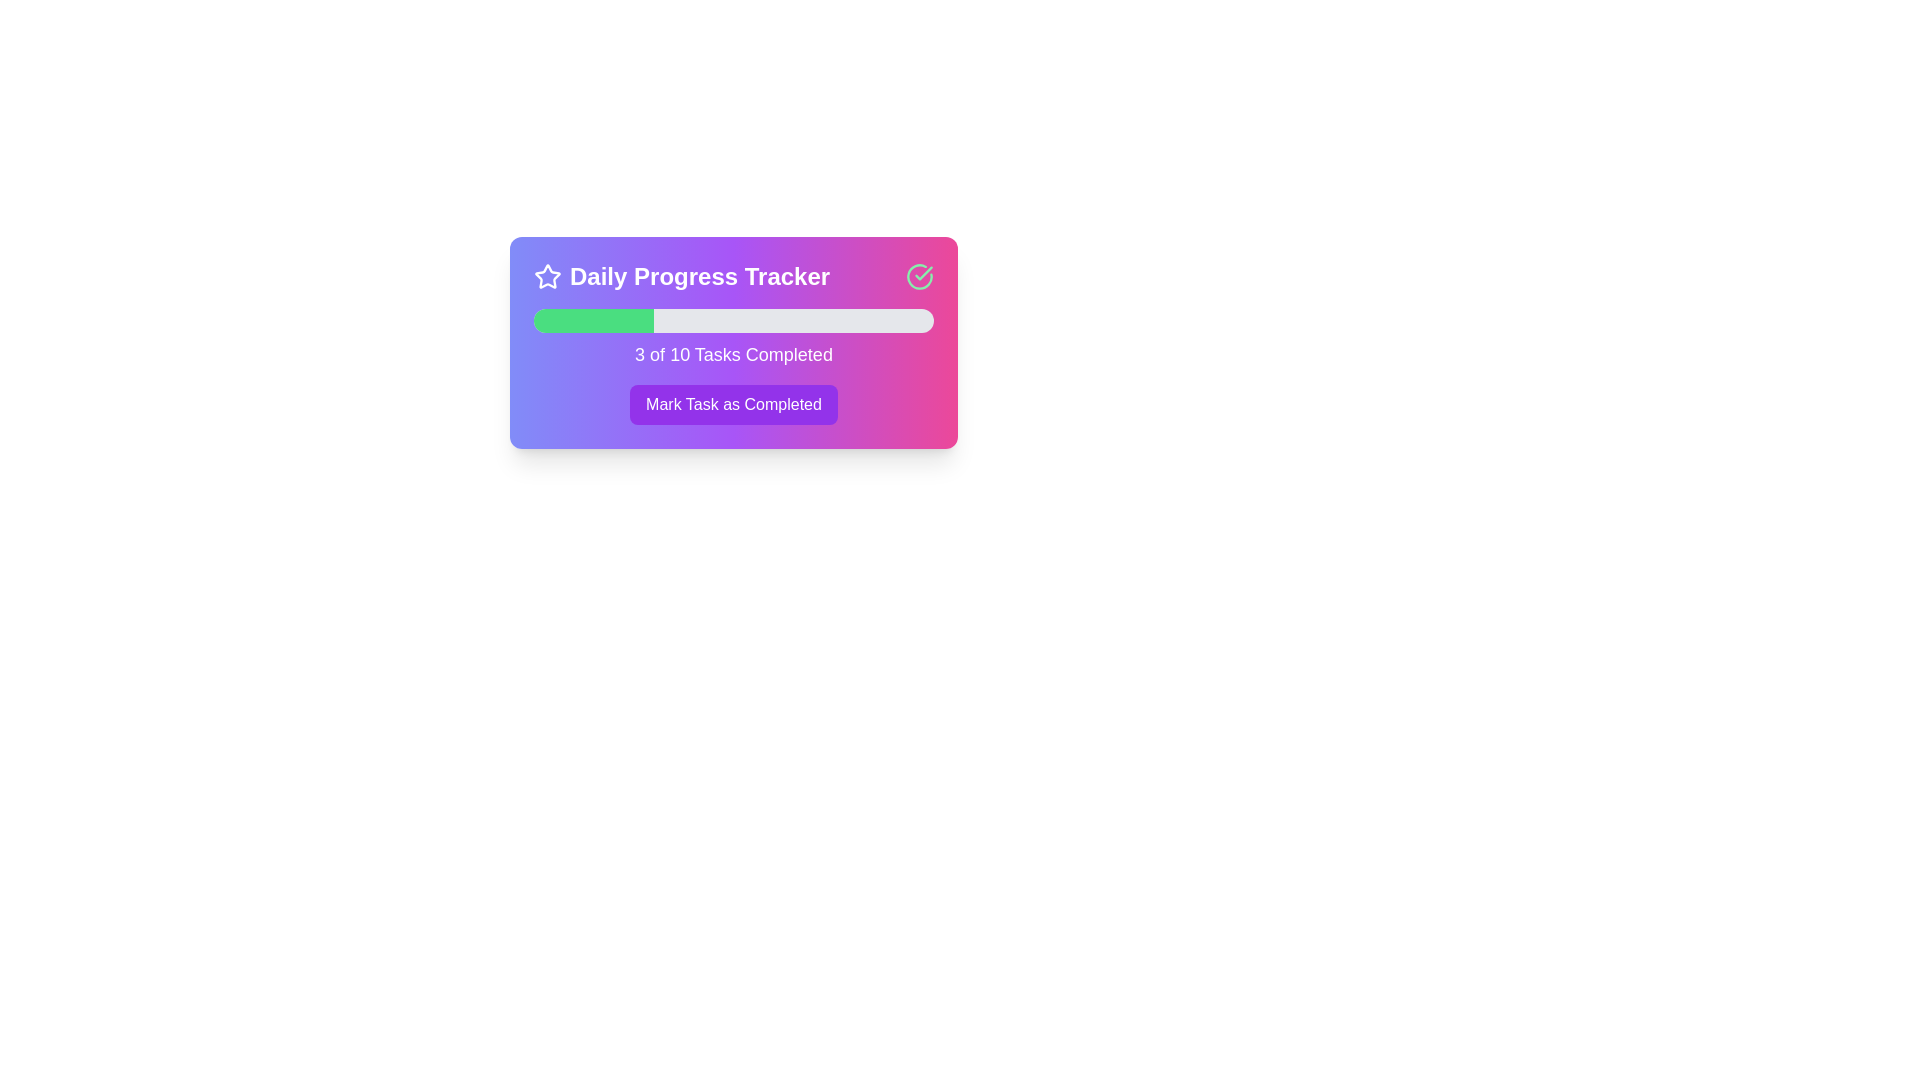 This screenshot has height=1080, width=1920. Describe the element at coordinates (919, 277) in the screenshot. I see `the circular icon with a green checkmark inside it, located at the far right end of the 'Daily Progress Tracker' title bar` at that location.